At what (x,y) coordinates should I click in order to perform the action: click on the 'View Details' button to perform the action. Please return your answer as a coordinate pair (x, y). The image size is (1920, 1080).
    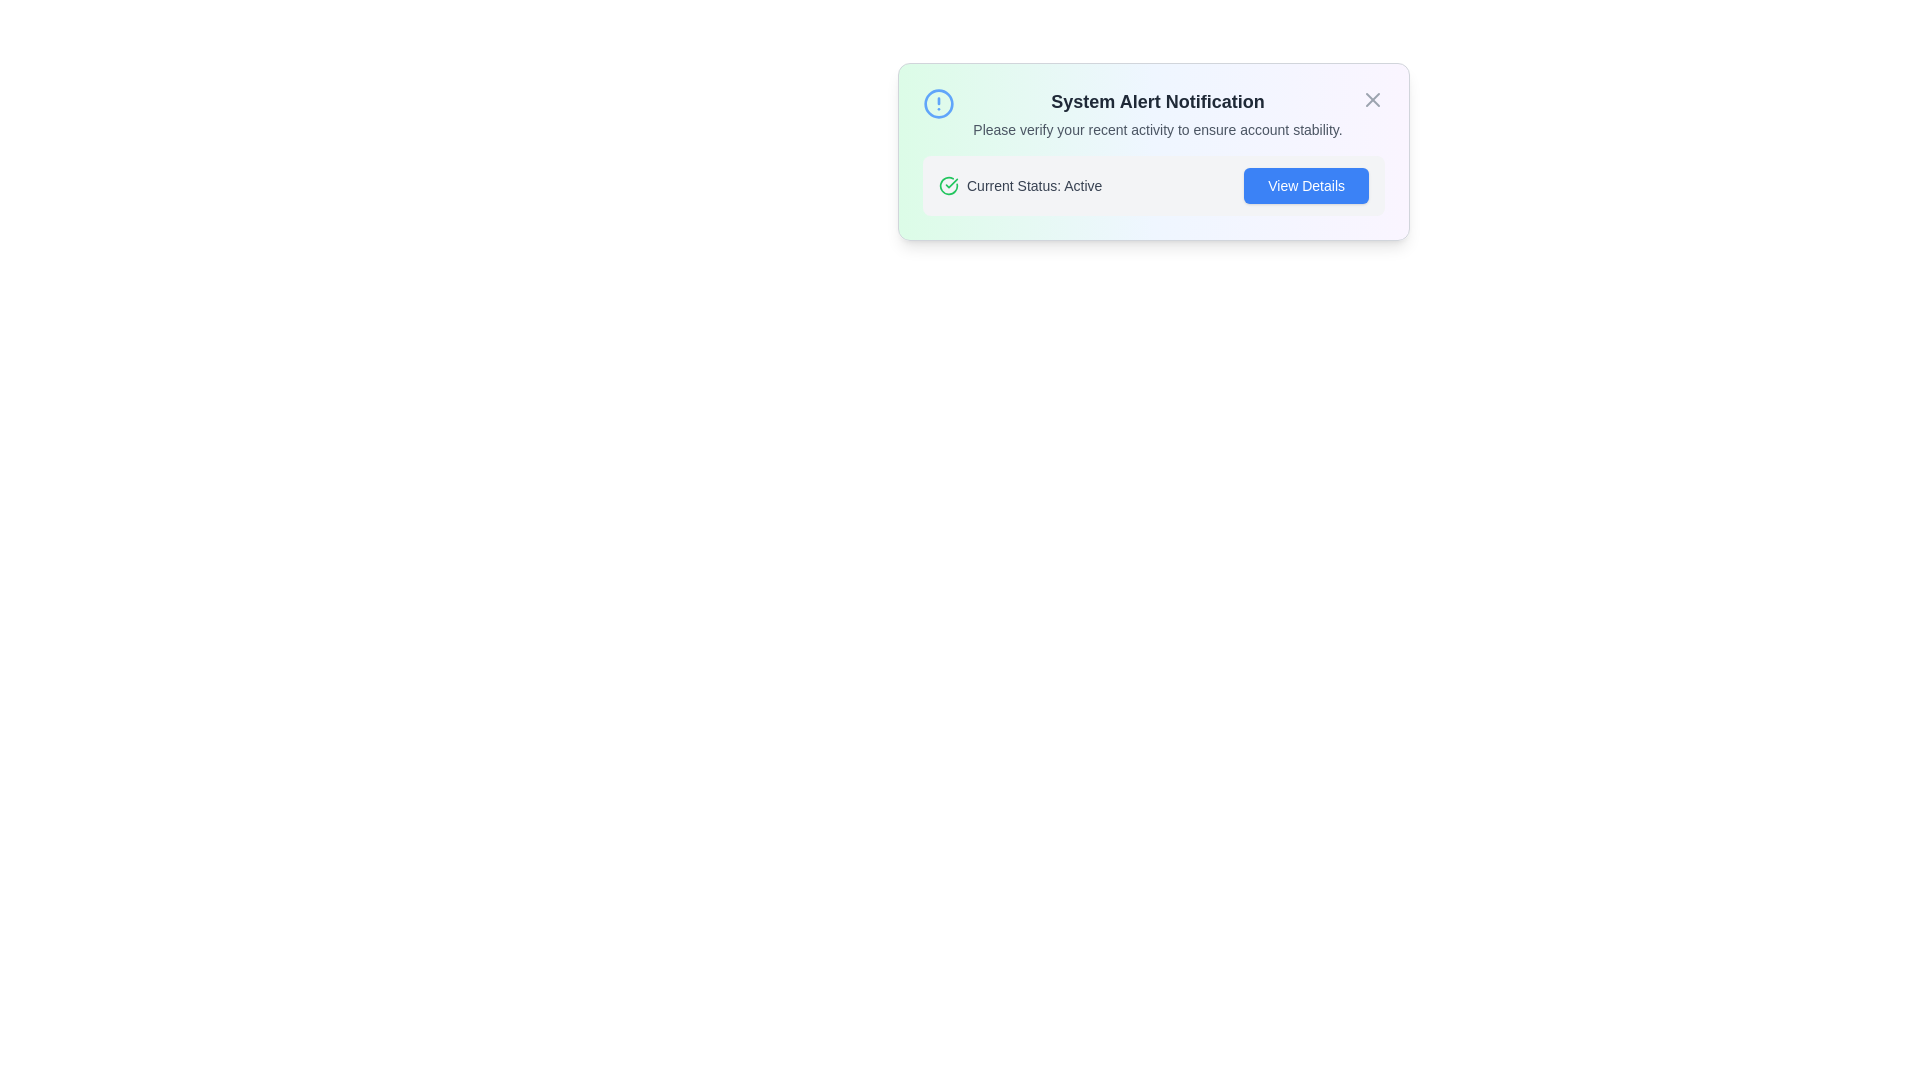
    Looking at the image, I should click on (1305, 185).